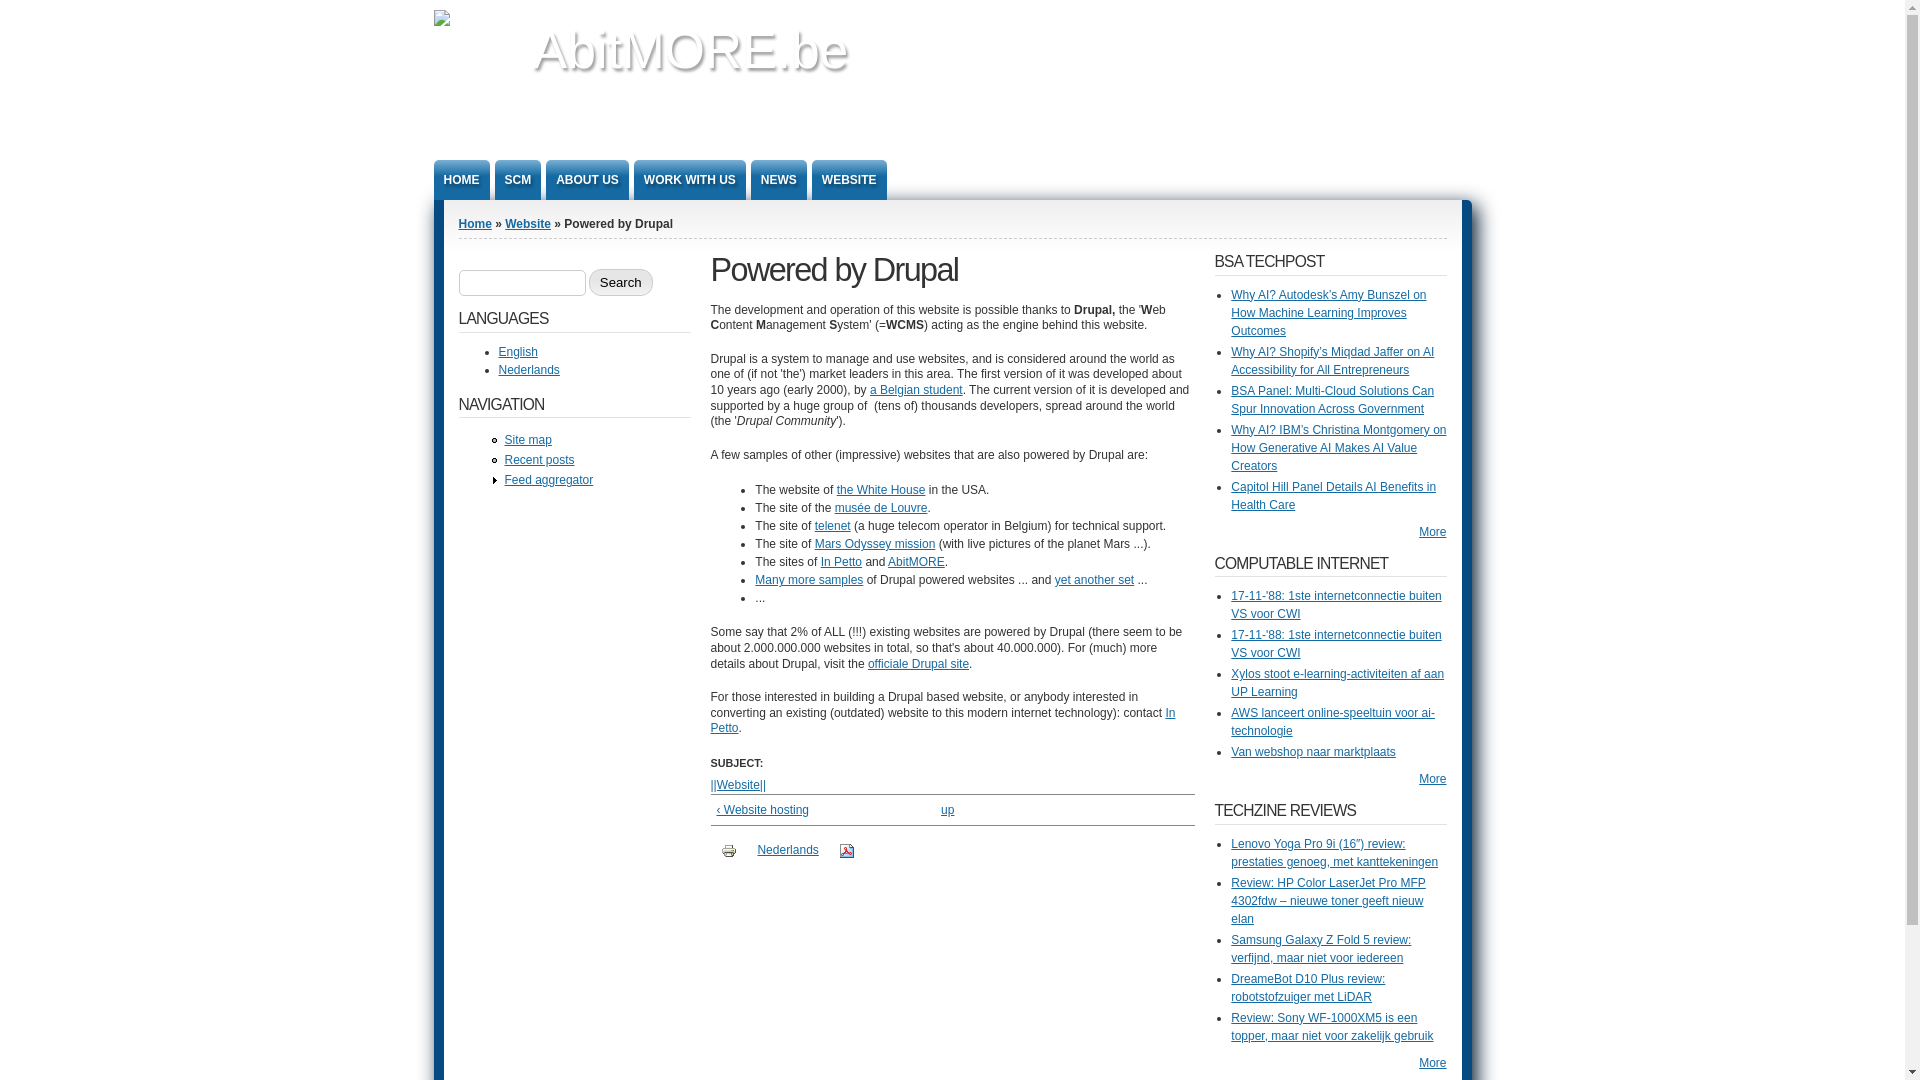  I want to click on 'More', so click(1418, 1062).